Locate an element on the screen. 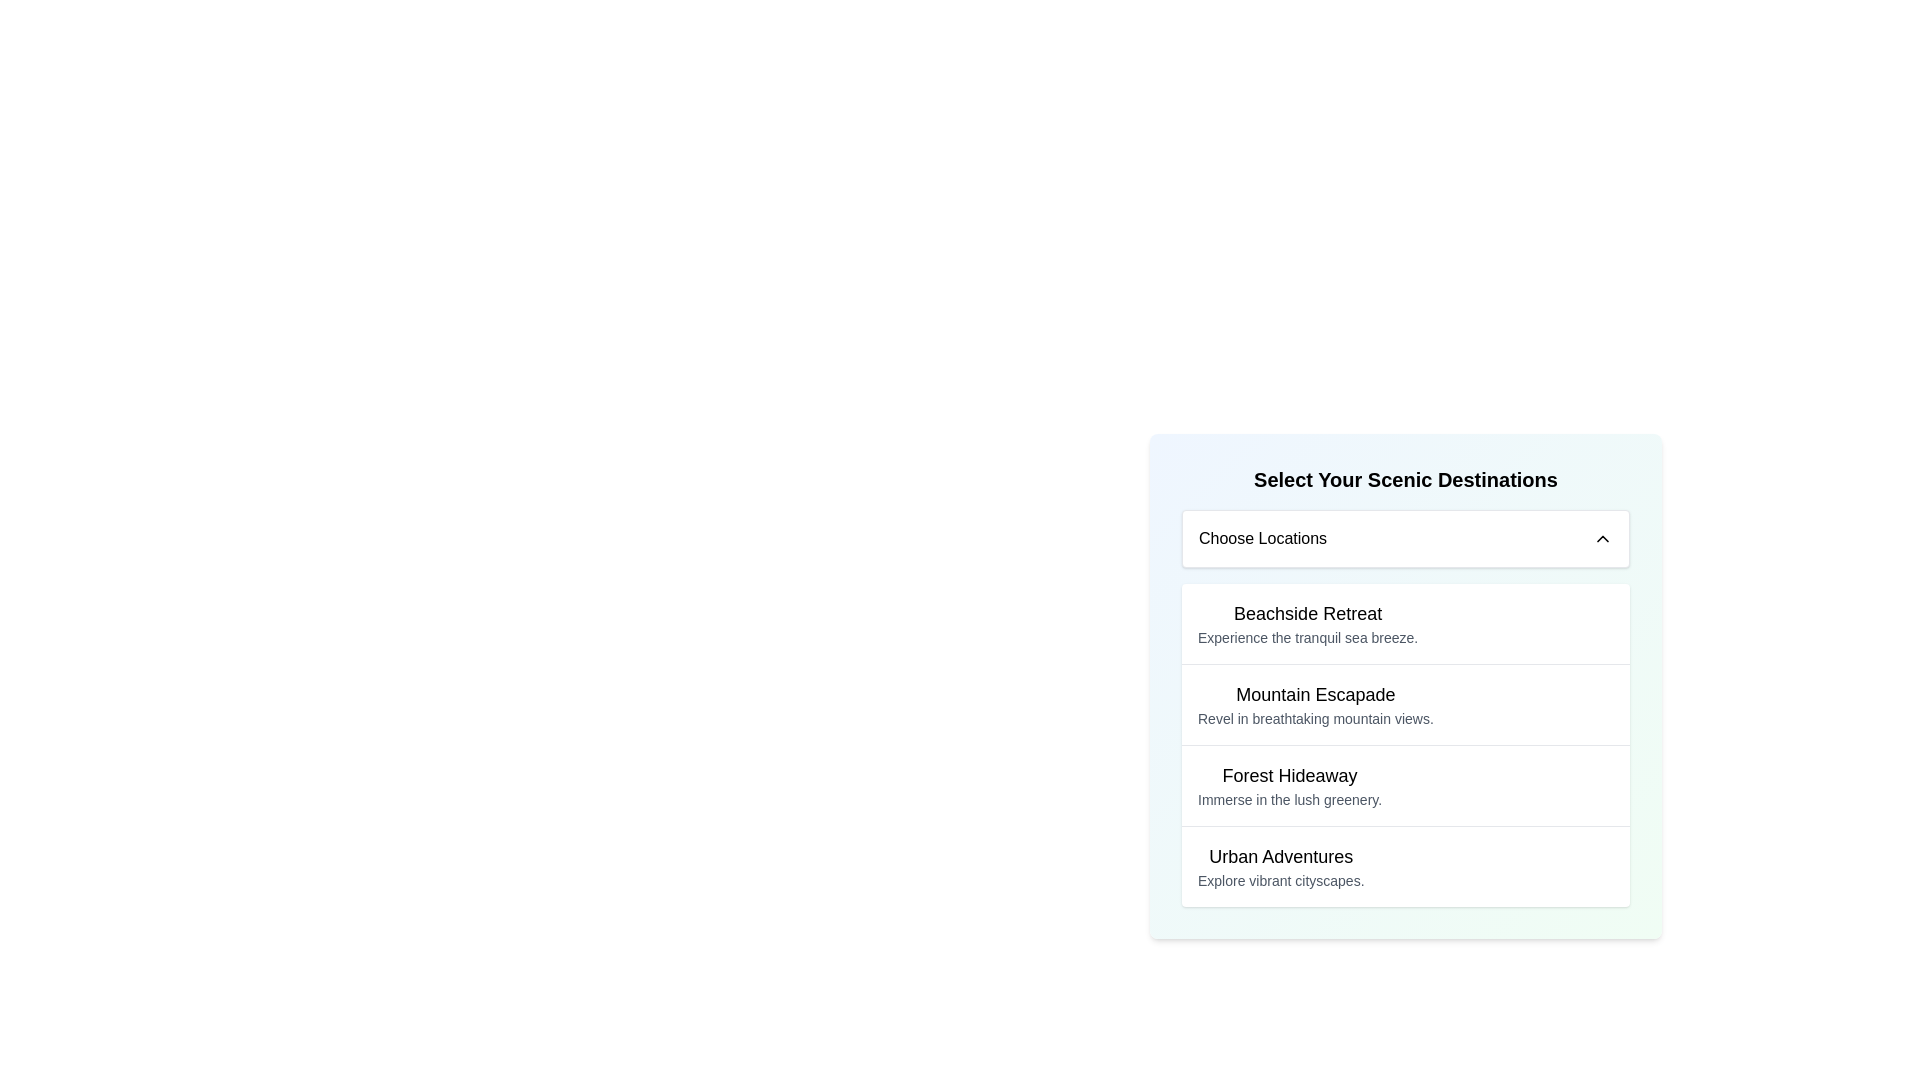 Image resolution: width=1920 pixels, height=1080 pixels. the list item containing the text 'Mountain Escapade' is located at coordinates (1315, 704).